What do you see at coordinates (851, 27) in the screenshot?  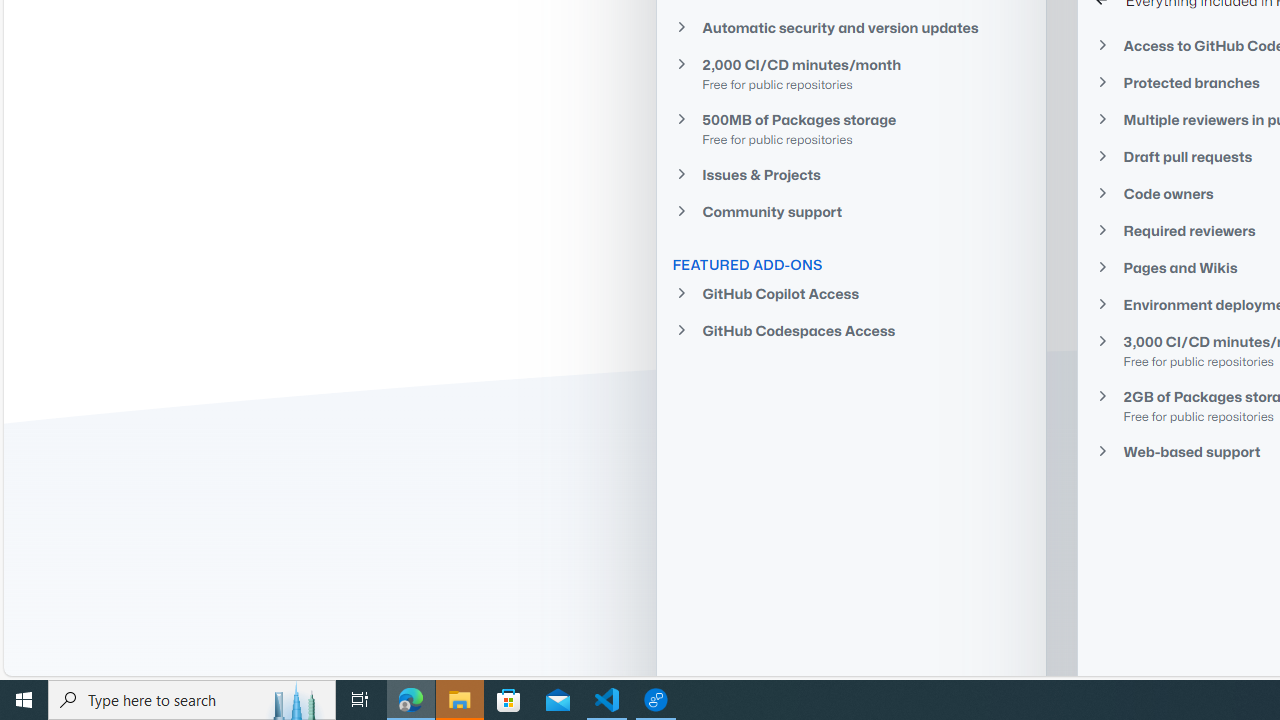 I see `'Automatic security and version updates'` at bounding box center [851, 27].